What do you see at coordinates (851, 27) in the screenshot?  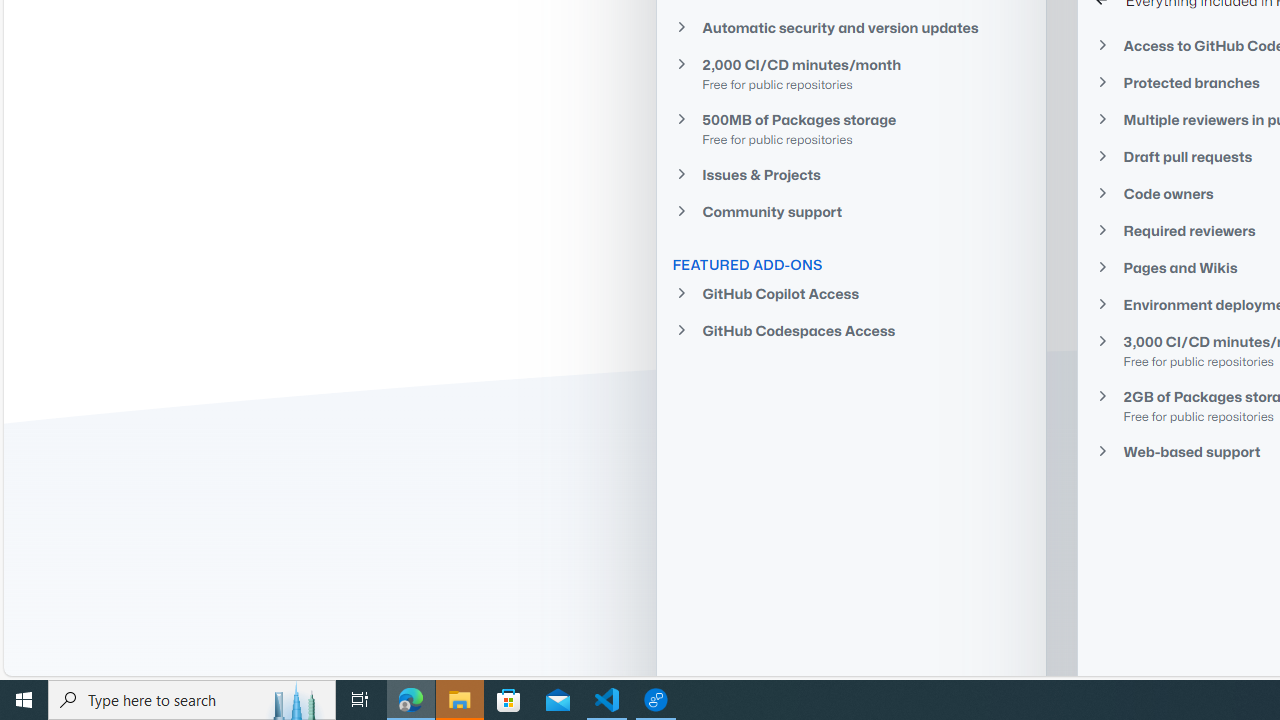 I see `'Automatic security and version updates'` at bounding box center [851, 27].